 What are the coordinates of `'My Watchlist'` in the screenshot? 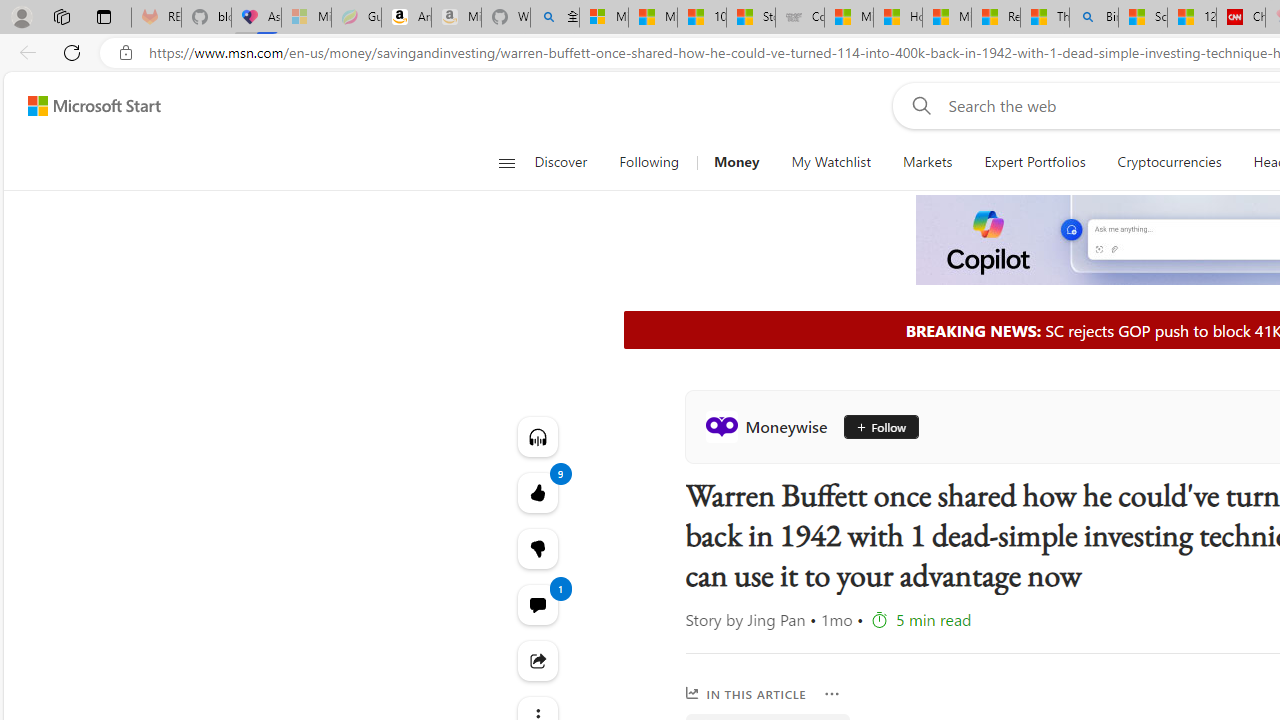 It's located at (830, 162).